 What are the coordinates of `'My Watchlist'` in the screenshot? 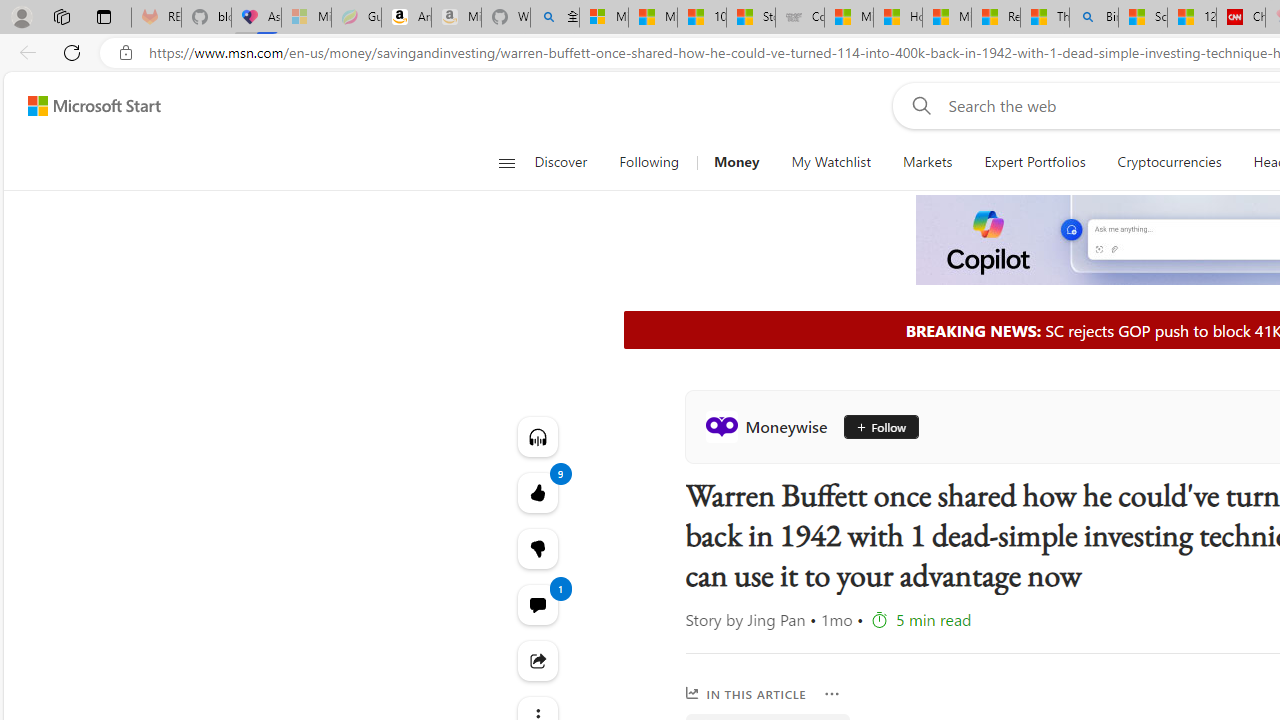 It's located at (830, 162).